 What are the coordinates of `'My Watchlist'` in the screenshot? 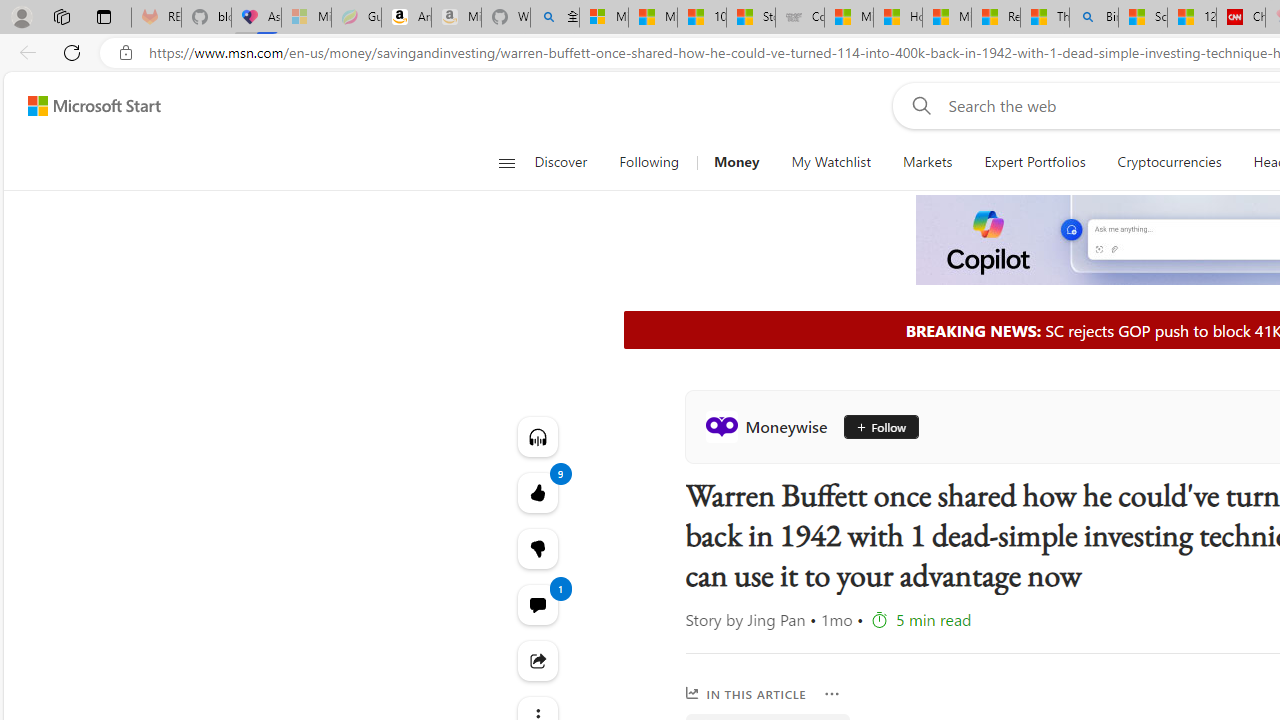 It's located at (830, 162).